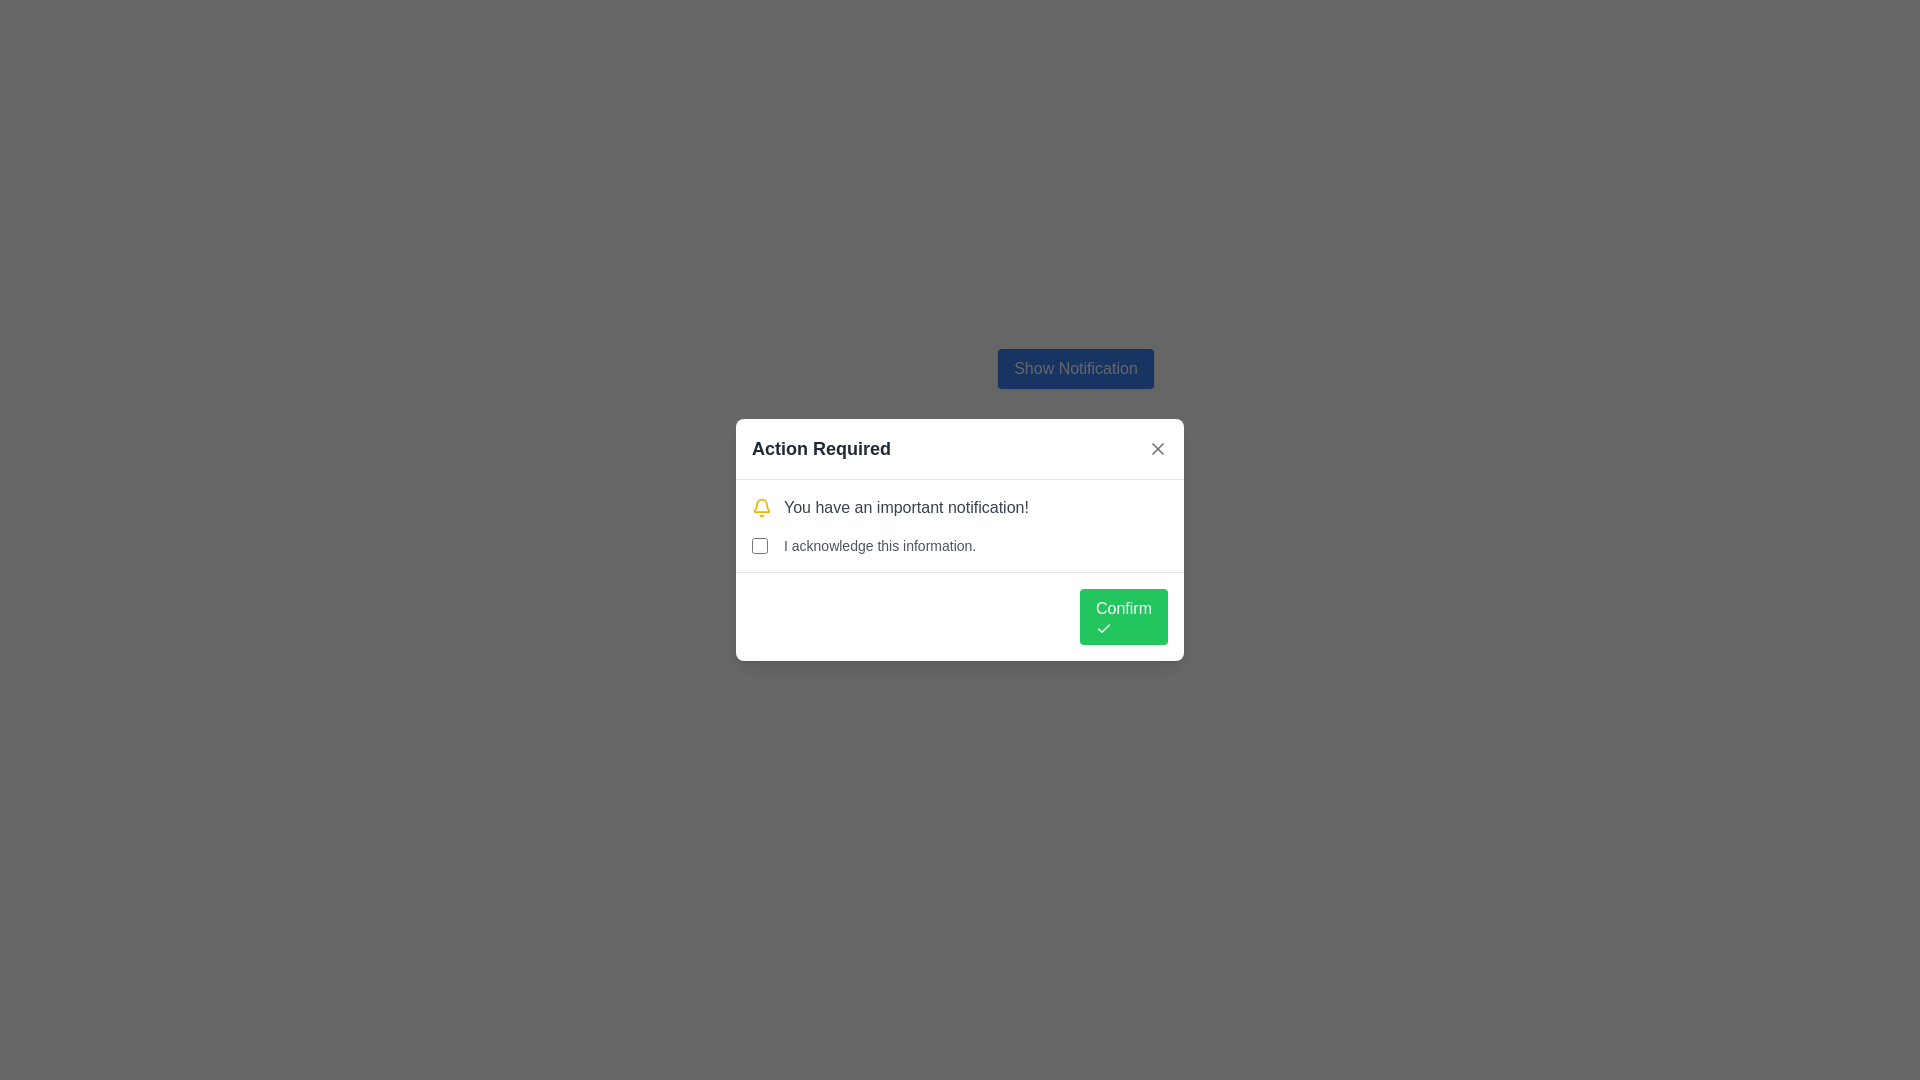  What do you see at coordinates (821, 447) in the screenshot?
I see `the bold, large-font header text reading 'Action Required' located at the top-center of the notification box` at bounding box center [821, 447].